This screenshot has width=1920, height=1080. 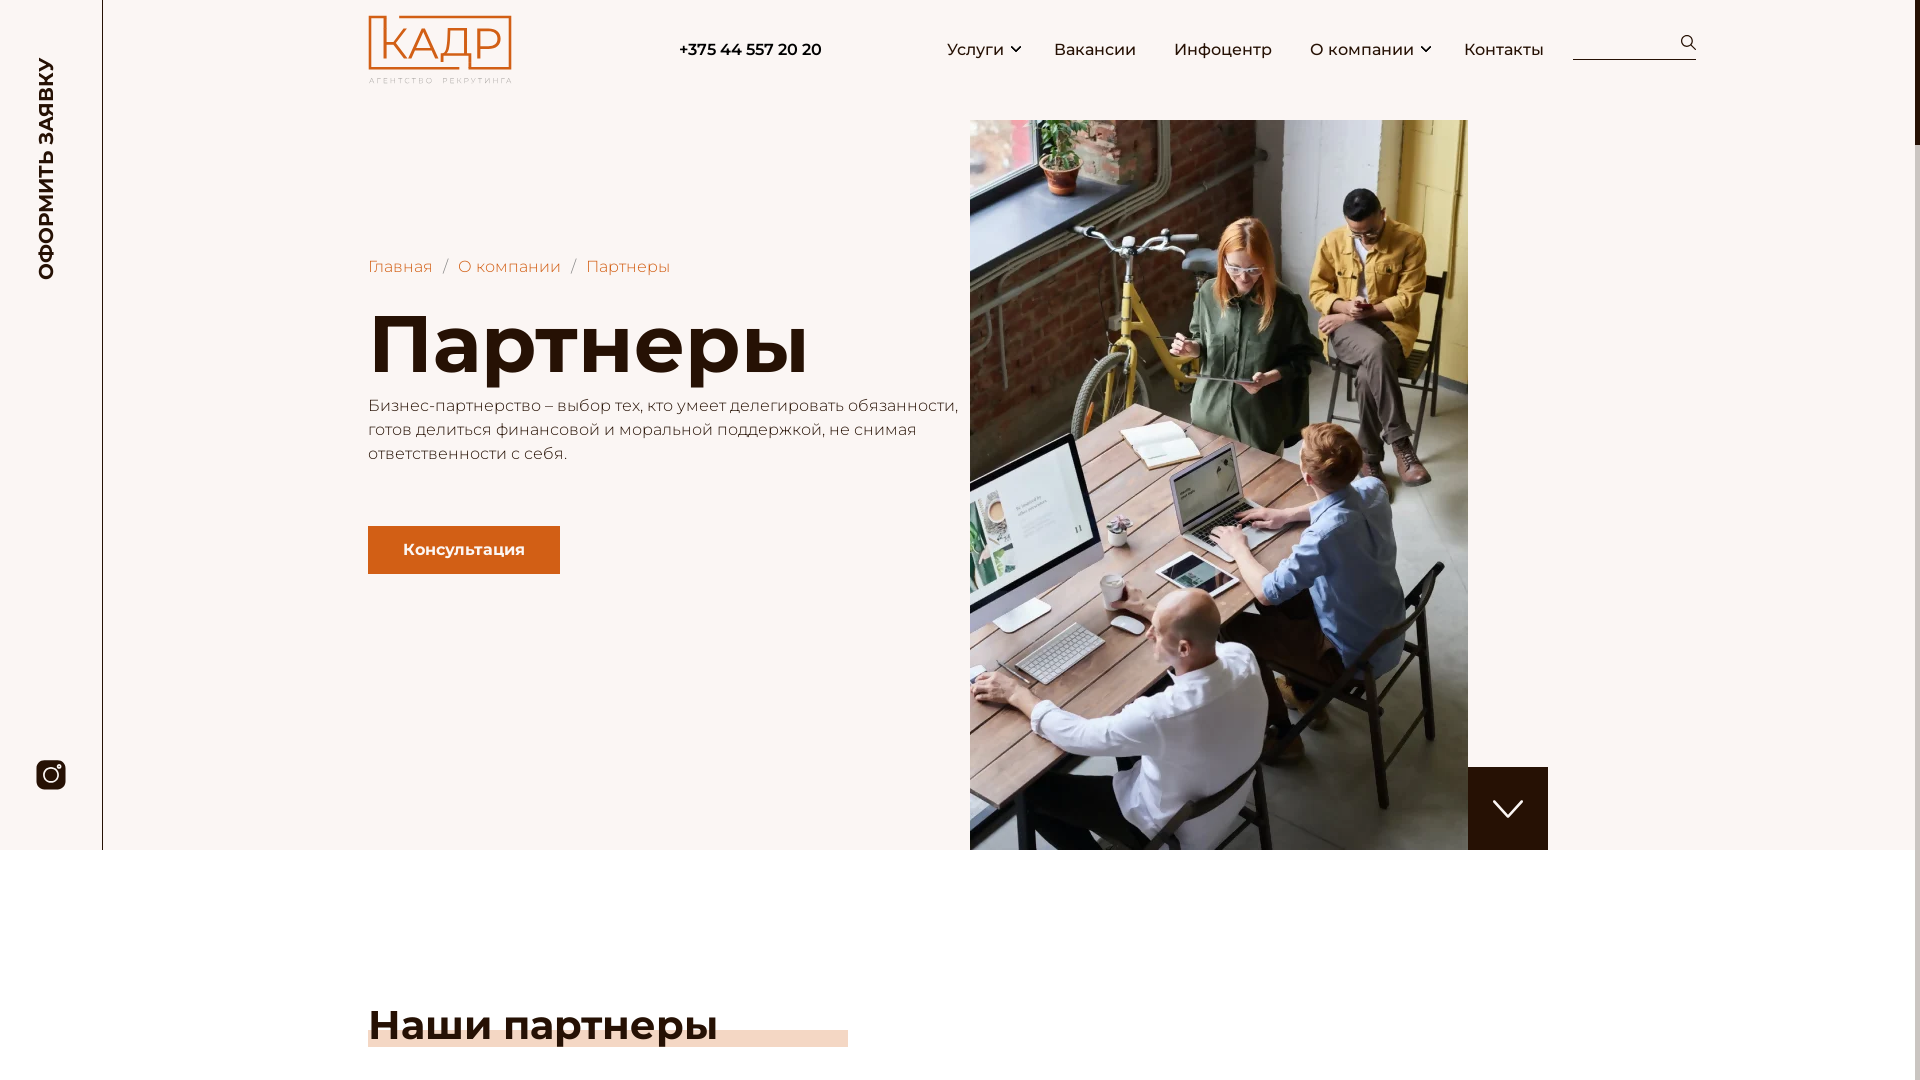 What do you see at coordinates (749, 48) in the screenshot?
I see `'+375 44 557 20 20'` at bounding box center [749, 48].